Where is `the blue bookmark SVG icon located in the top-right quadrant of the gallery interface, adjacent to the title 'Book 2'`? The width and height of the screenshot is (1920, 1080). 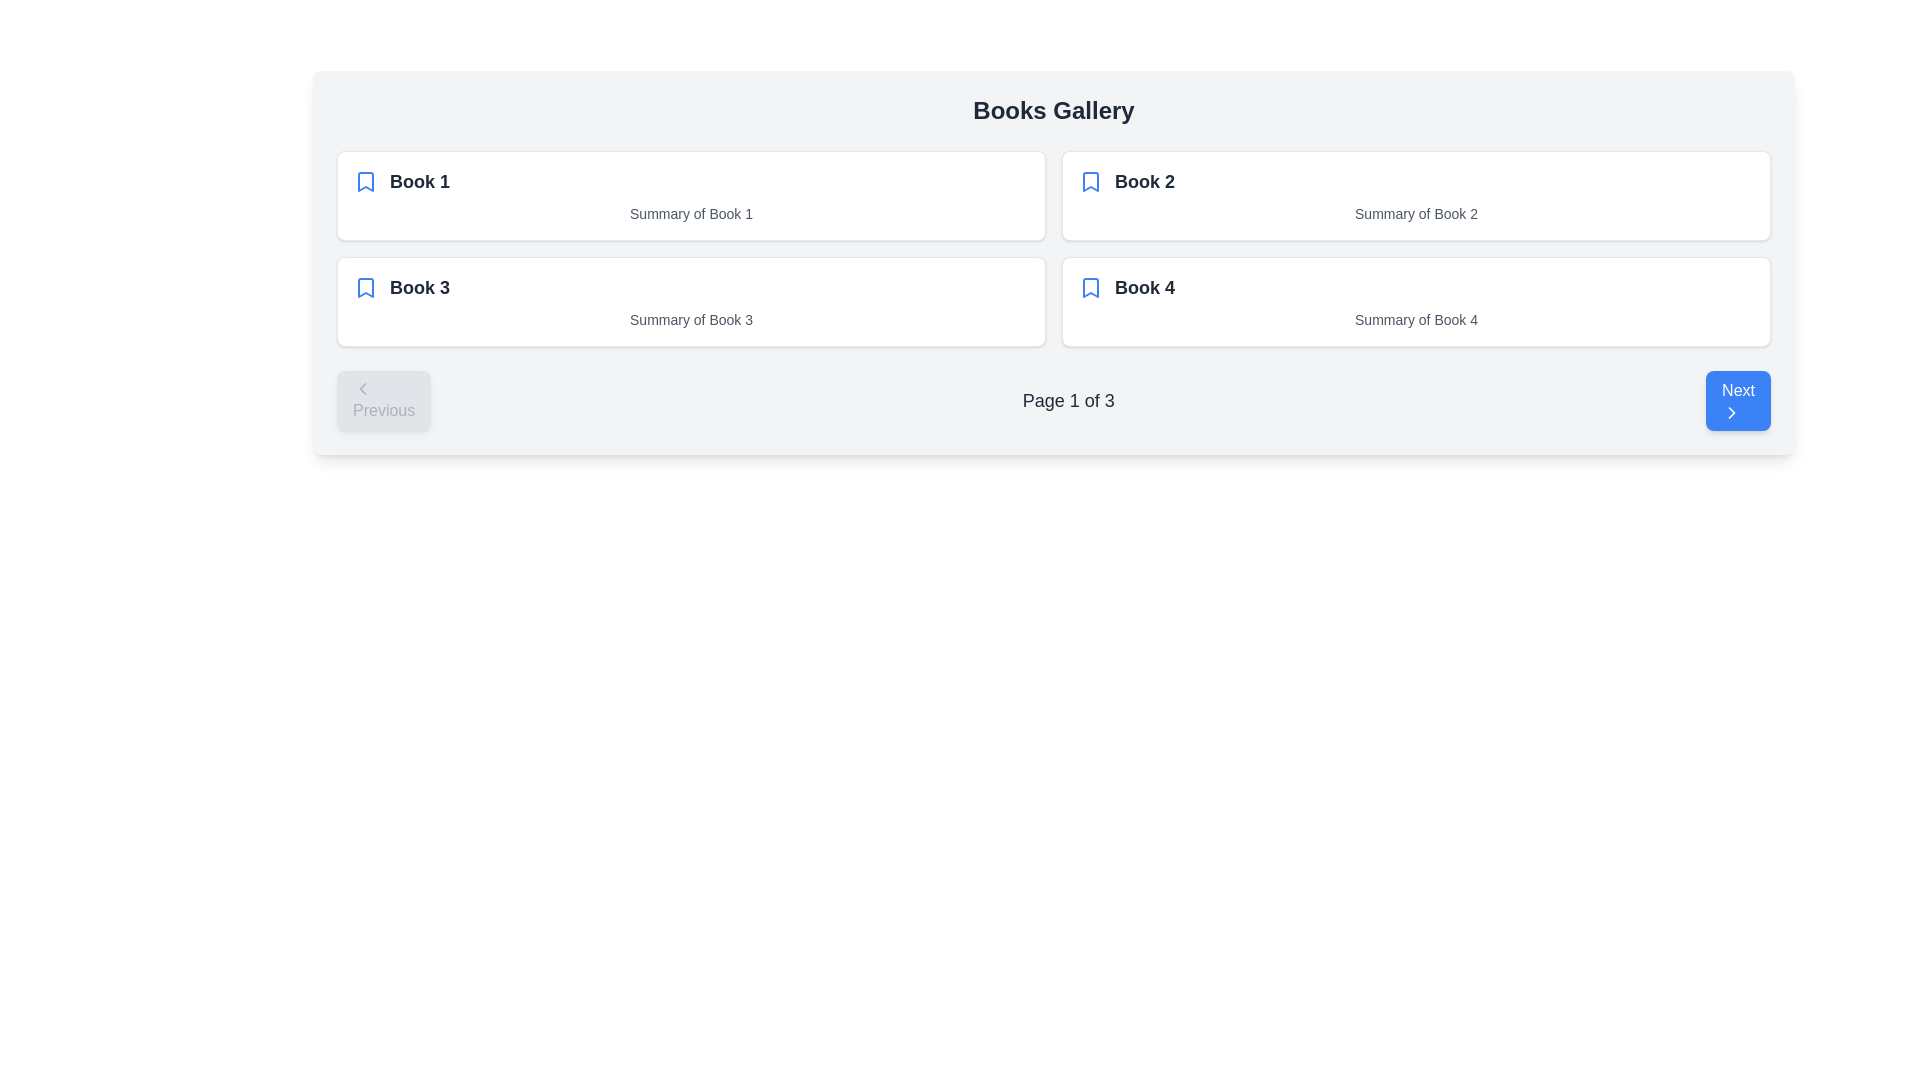 the blue bookmark SVG icon located in the top-right quadrant of the gallery interface, adjacent to the title 'Book 2' is located at coordinates (1089, 181).